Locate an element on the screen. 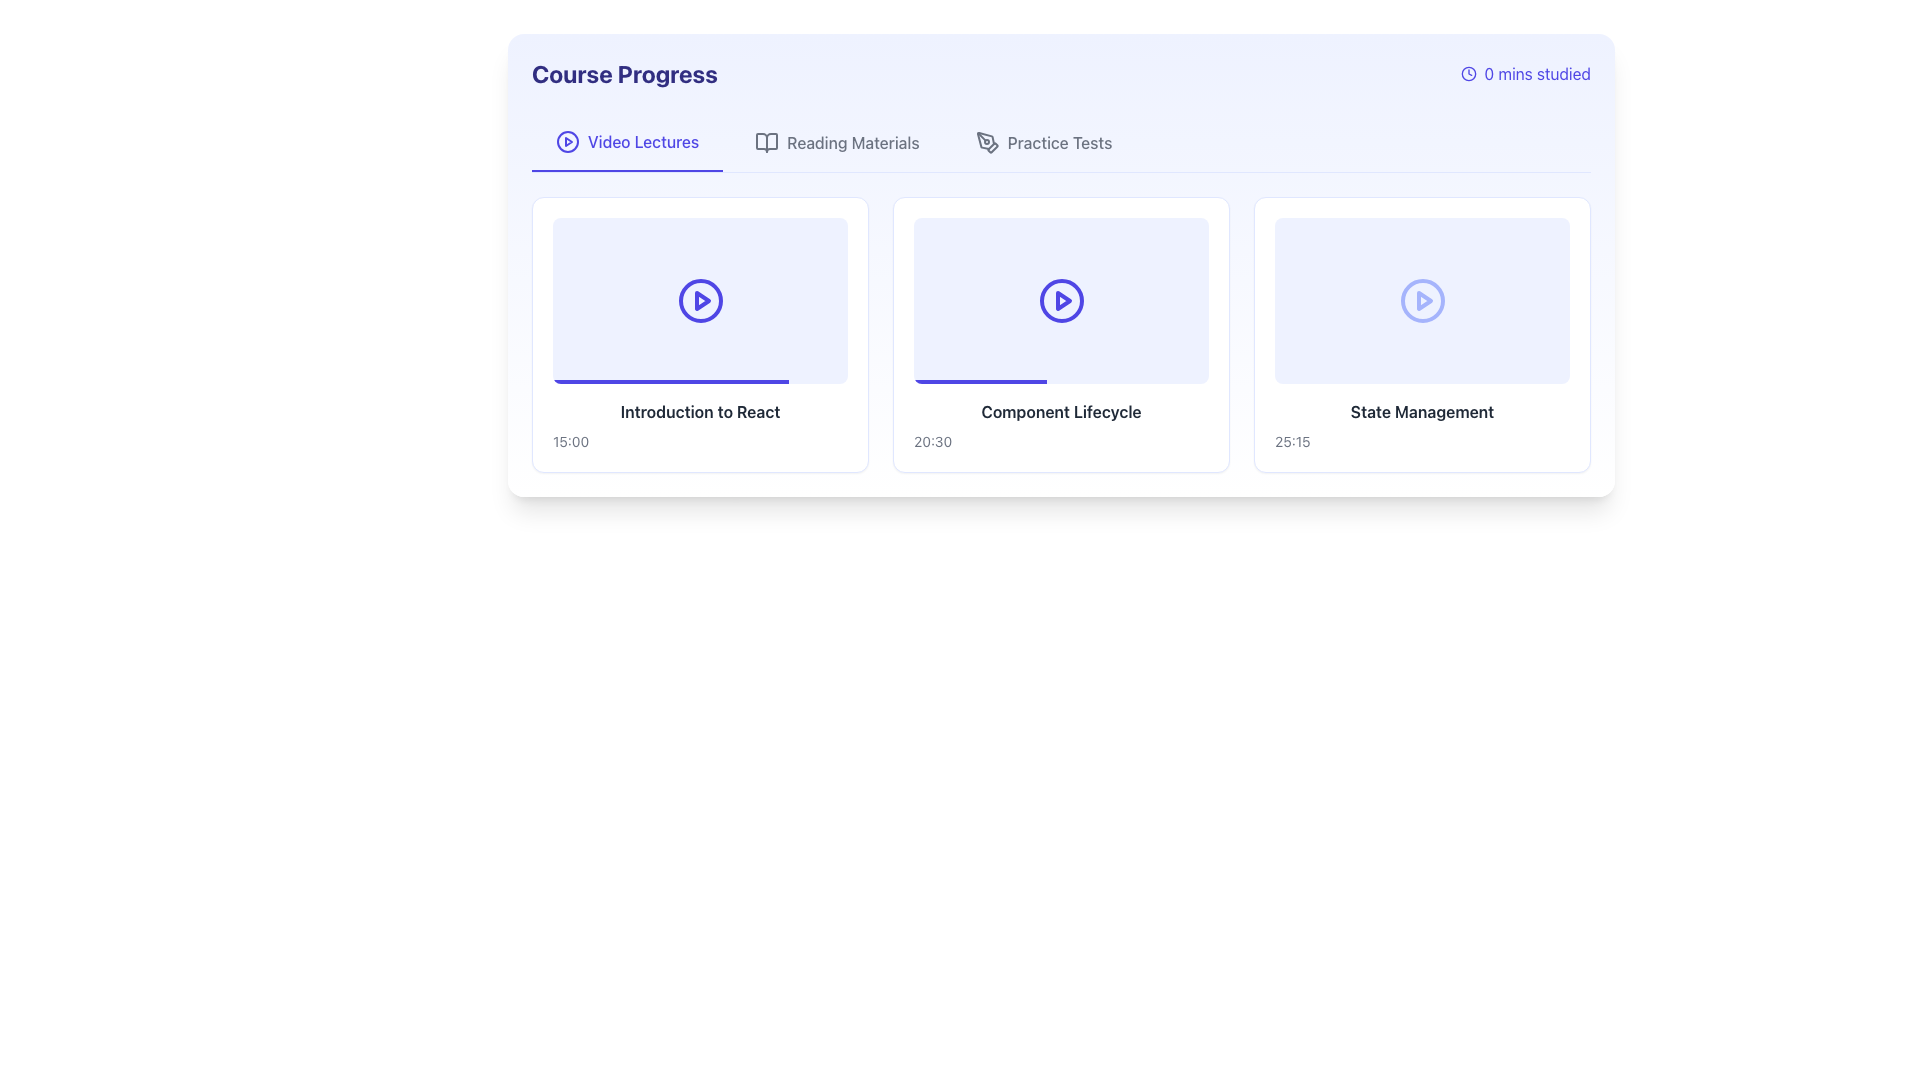 Image resolution: width=1920 pixels, height=1080 pixels. the navigation tab located beneath the 'Course Progress' title is located at coordinates (1060, 142).